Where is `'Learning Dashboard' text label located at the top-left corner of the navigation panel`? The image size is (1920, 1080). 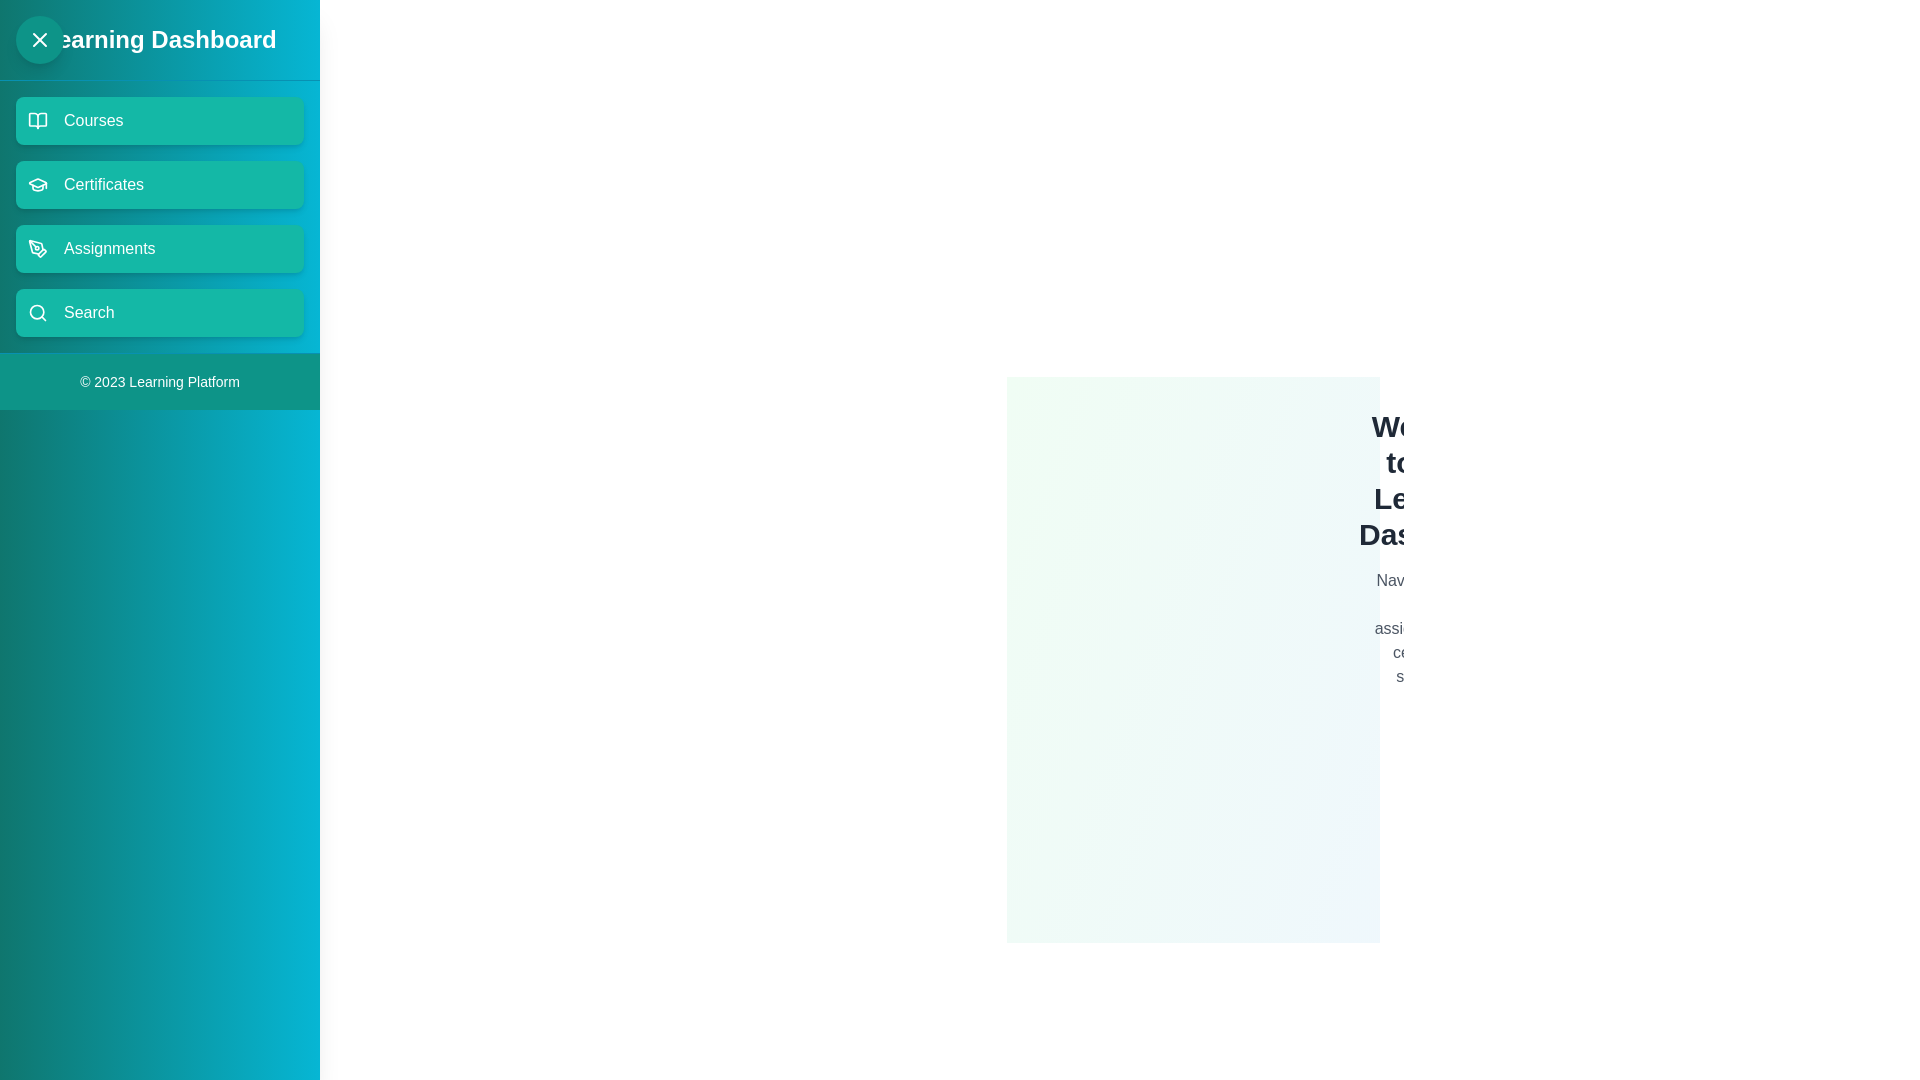
'Learning Dashboard' text label located at the top-left corner of the navigation panel is located at coordinates (158, 39).